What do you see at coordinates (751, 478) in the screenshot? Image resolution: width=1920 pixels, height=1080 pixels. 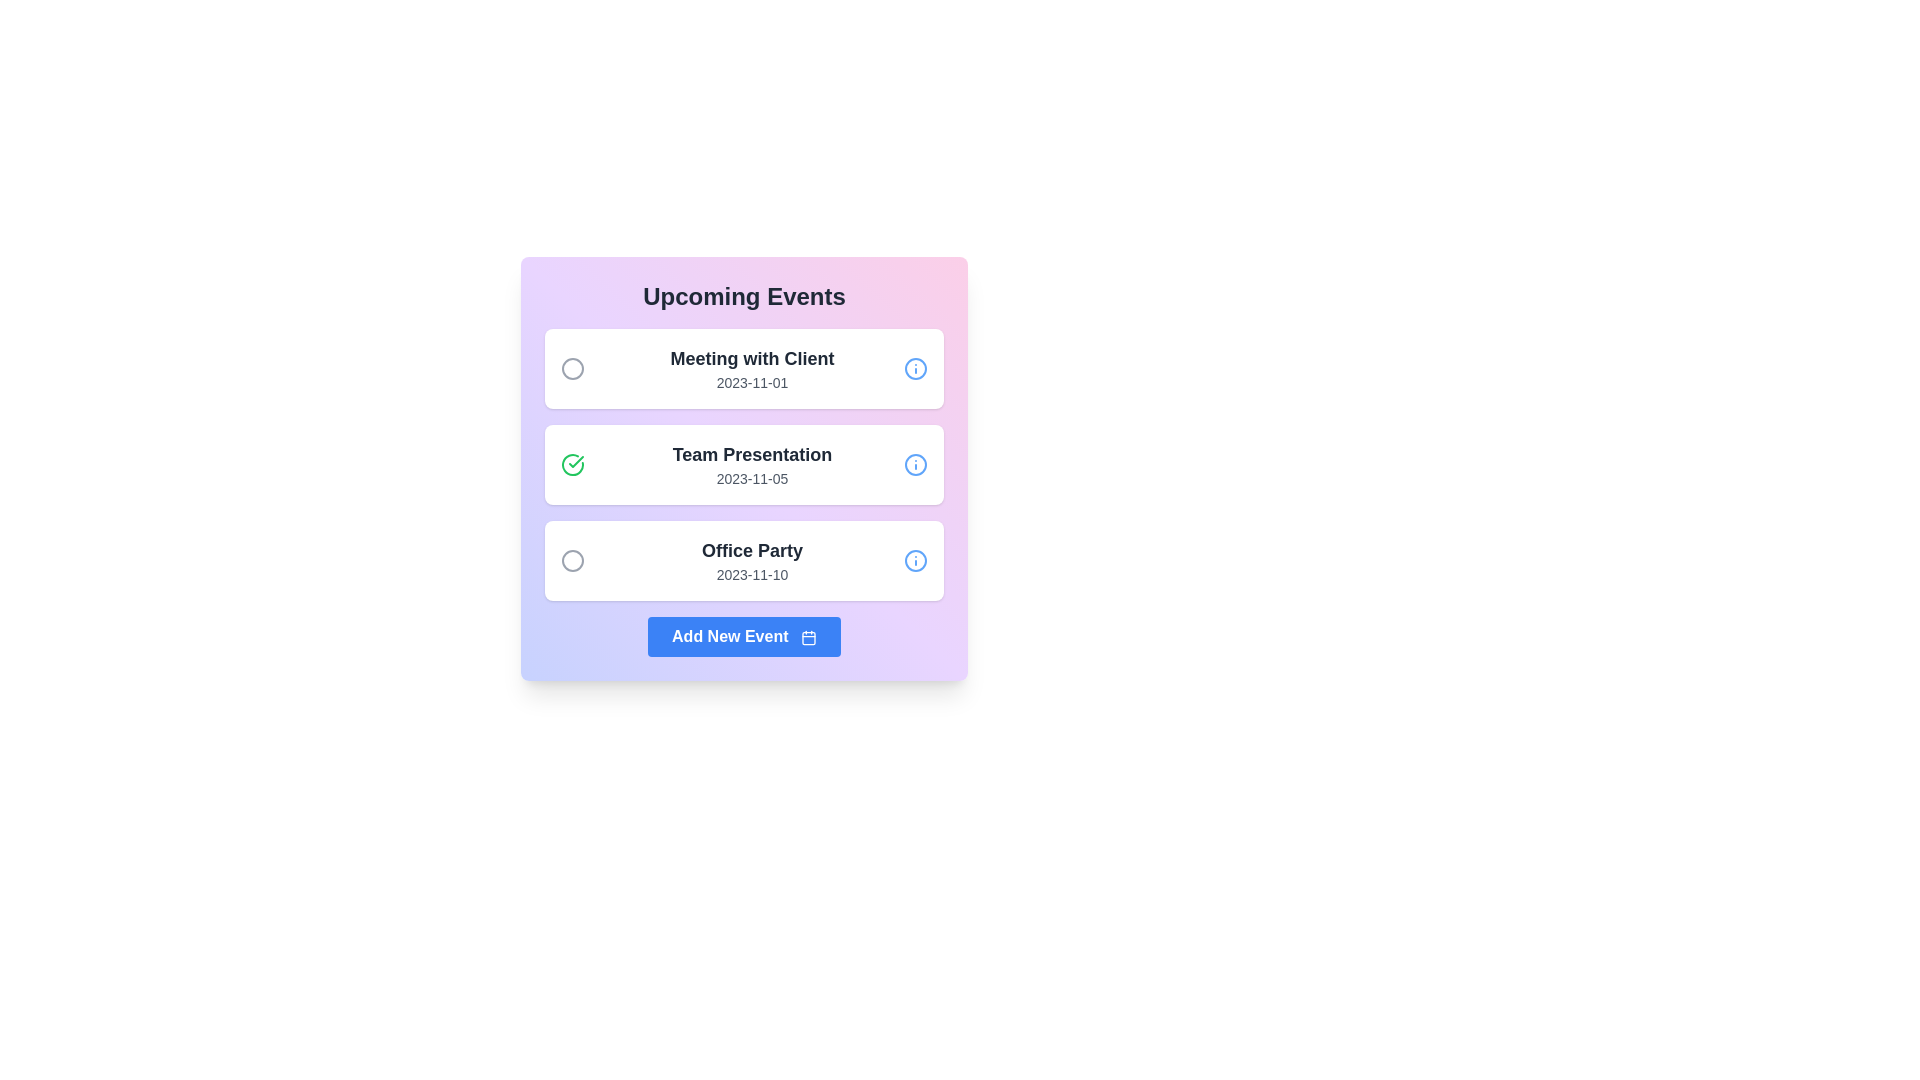 I see `the text label displaying the date '2023-11-05', which is located below the 'Team Presentation' label` at bounding box center [751, 478].